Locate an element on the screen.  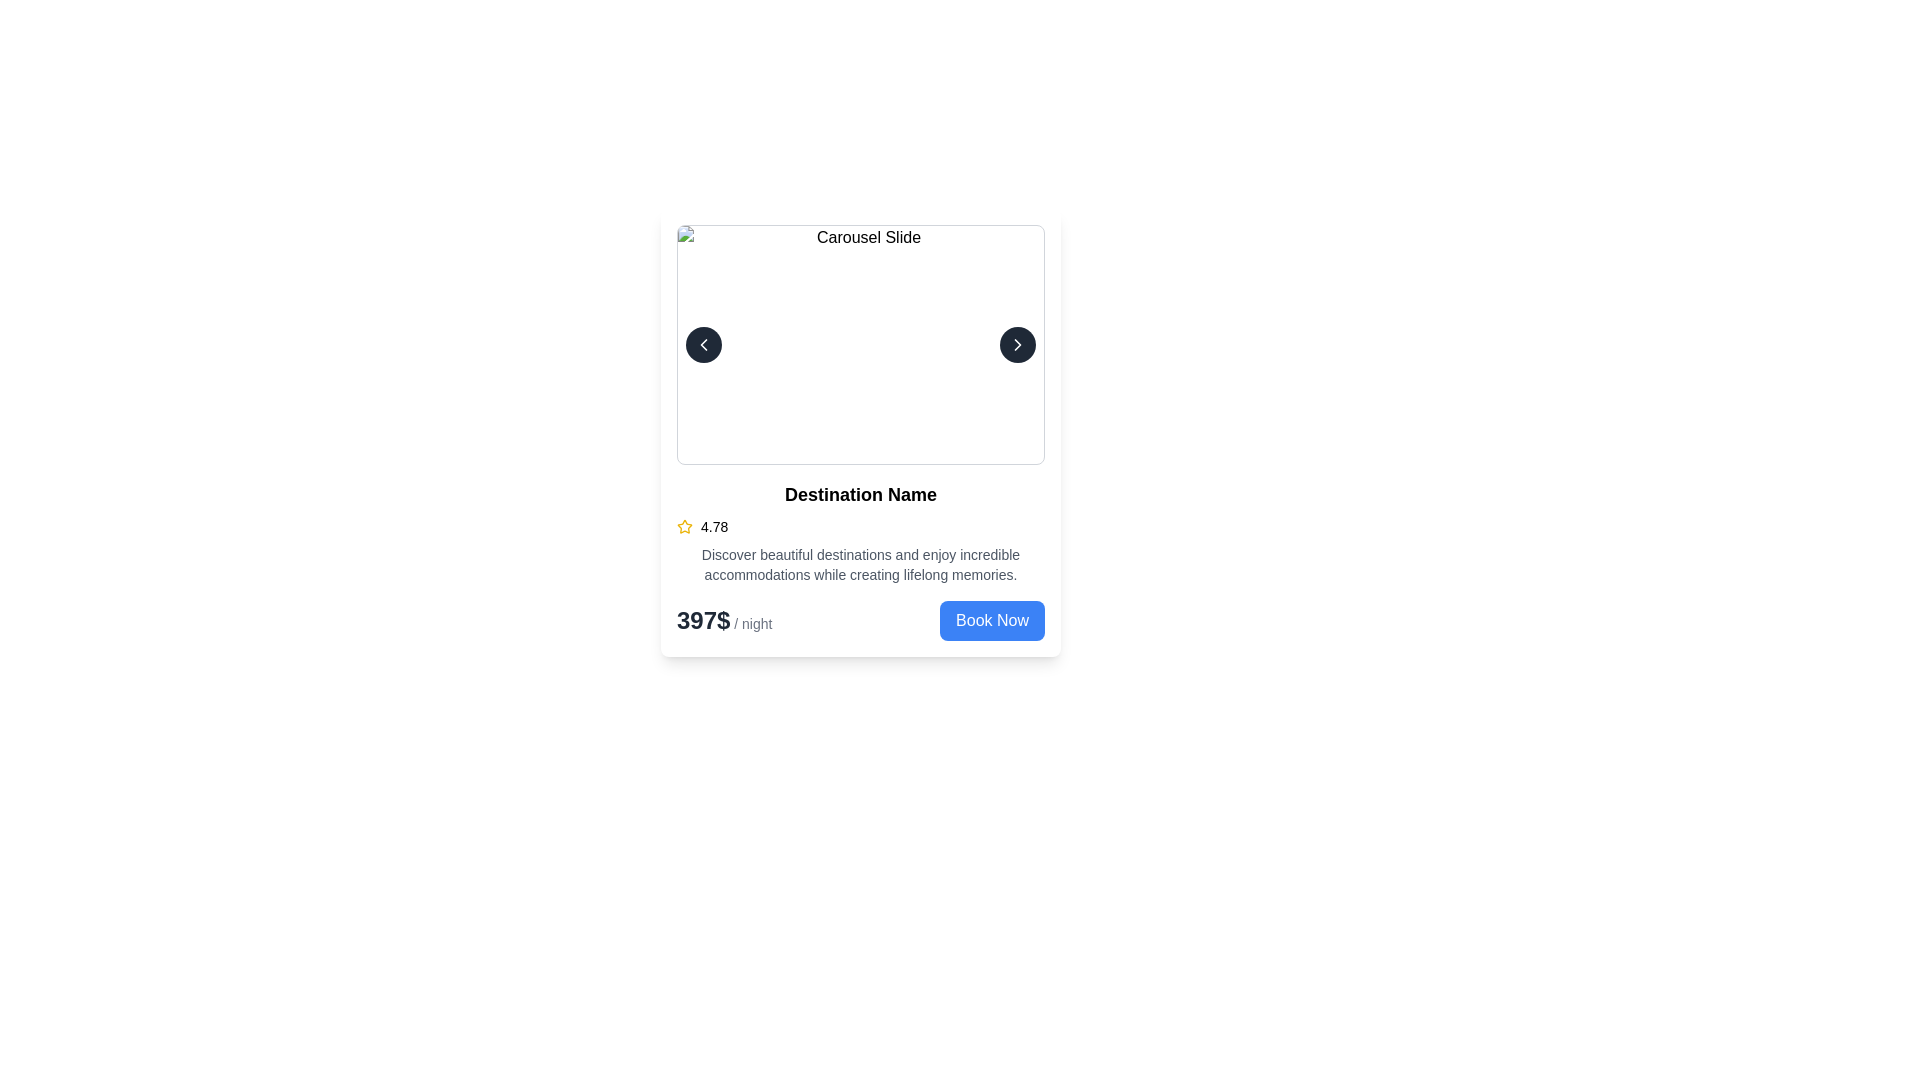
the descriptive summary text element located between the rating section (4.78 stars) and the pricing details ('397$ / night') within the card layout is located at coordinates (860, 564).